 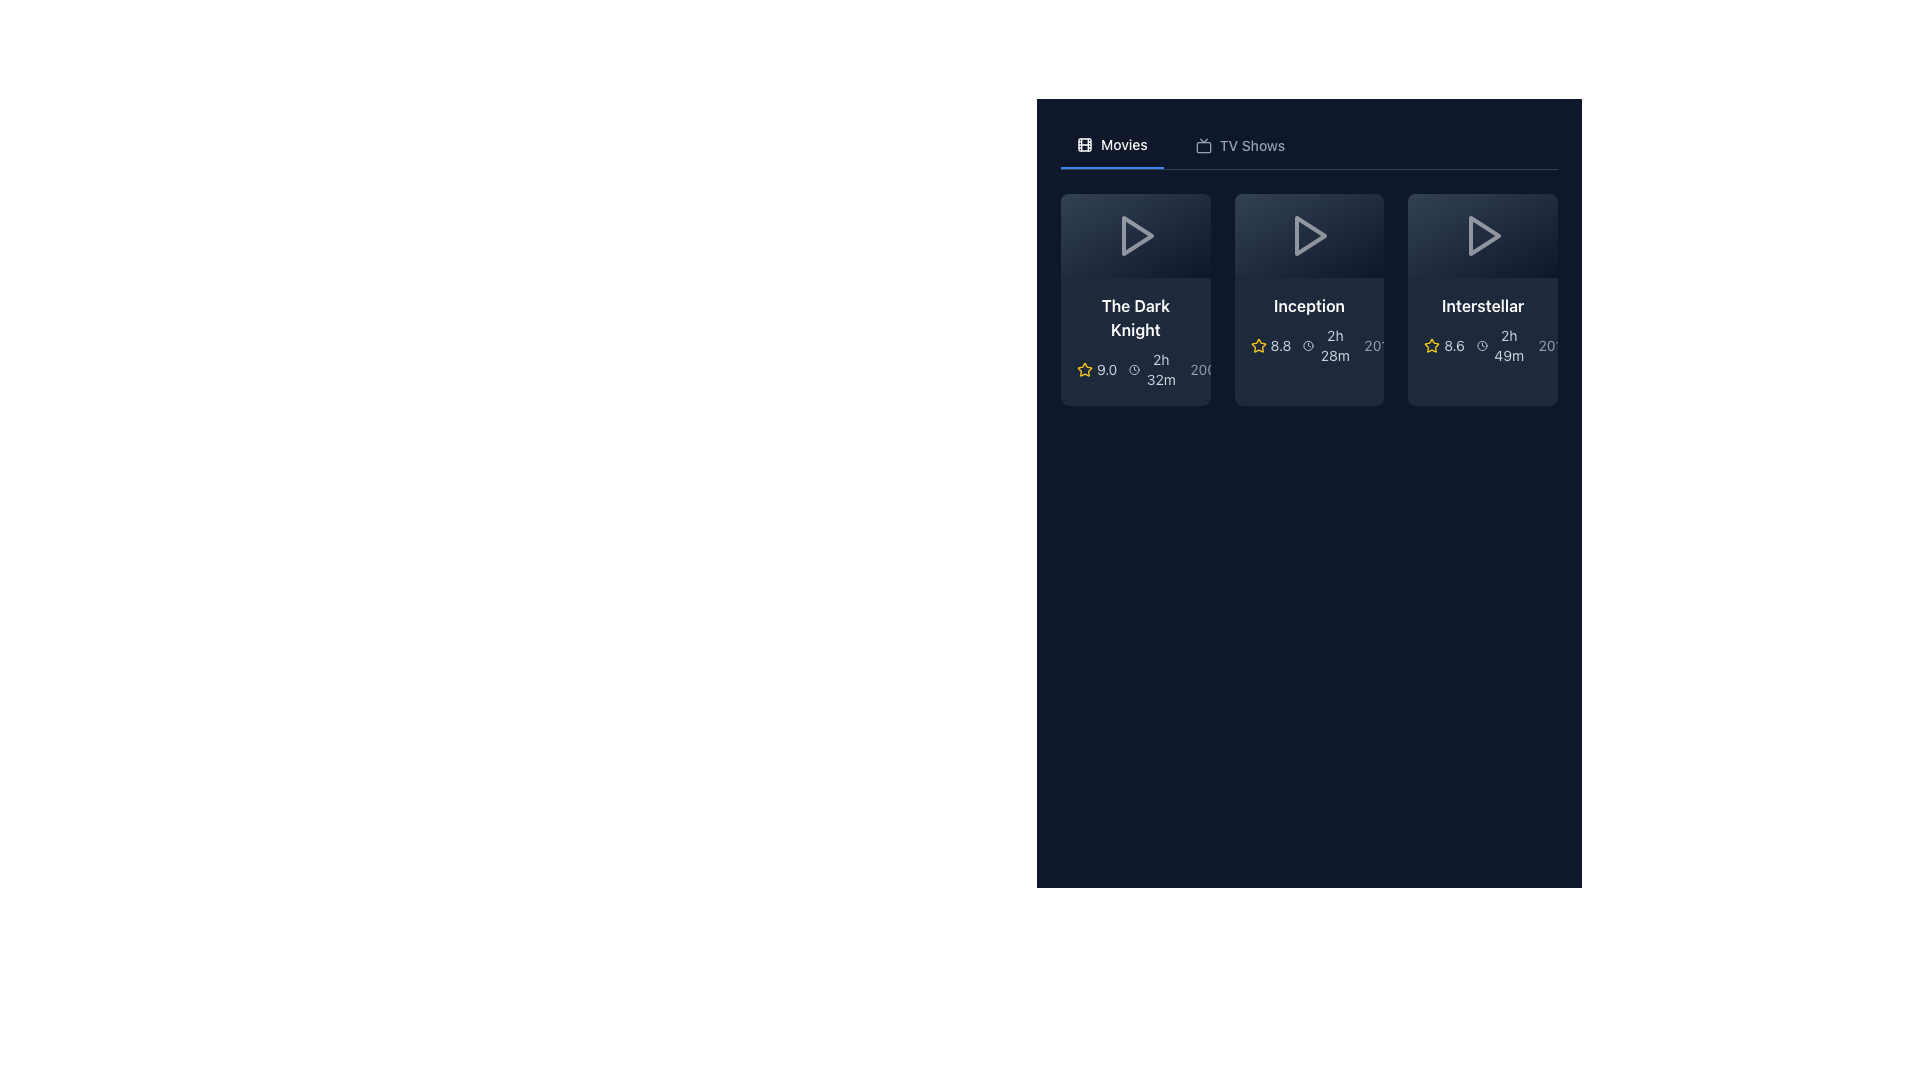 I want to click on the rating icon located in the top-right card of the grid layout, positioned to the left of the numeric rating value '8.6', so click(x=1431, y=345).